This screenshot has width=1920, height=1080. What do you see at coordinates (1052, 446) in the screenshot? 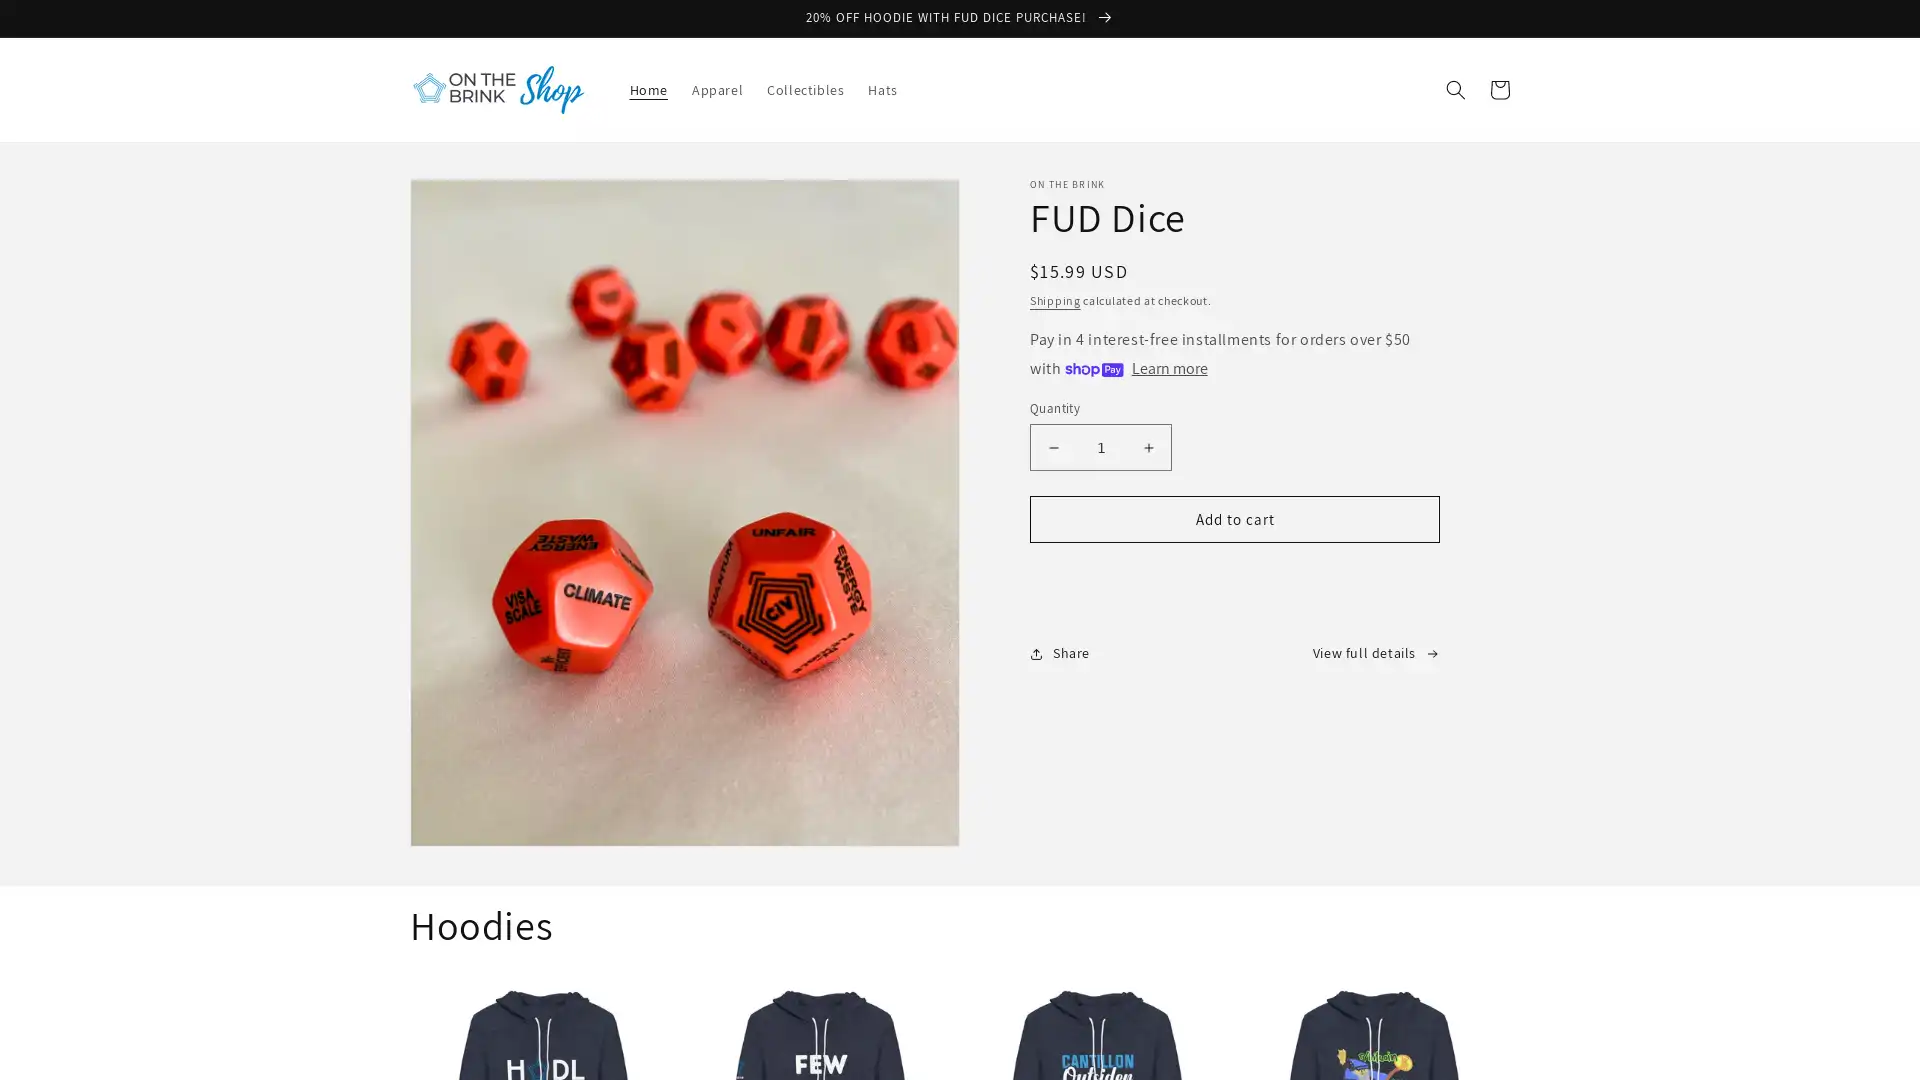
I see `Decrease quantity for FUD Dice` at bounding box center [1052, 446].